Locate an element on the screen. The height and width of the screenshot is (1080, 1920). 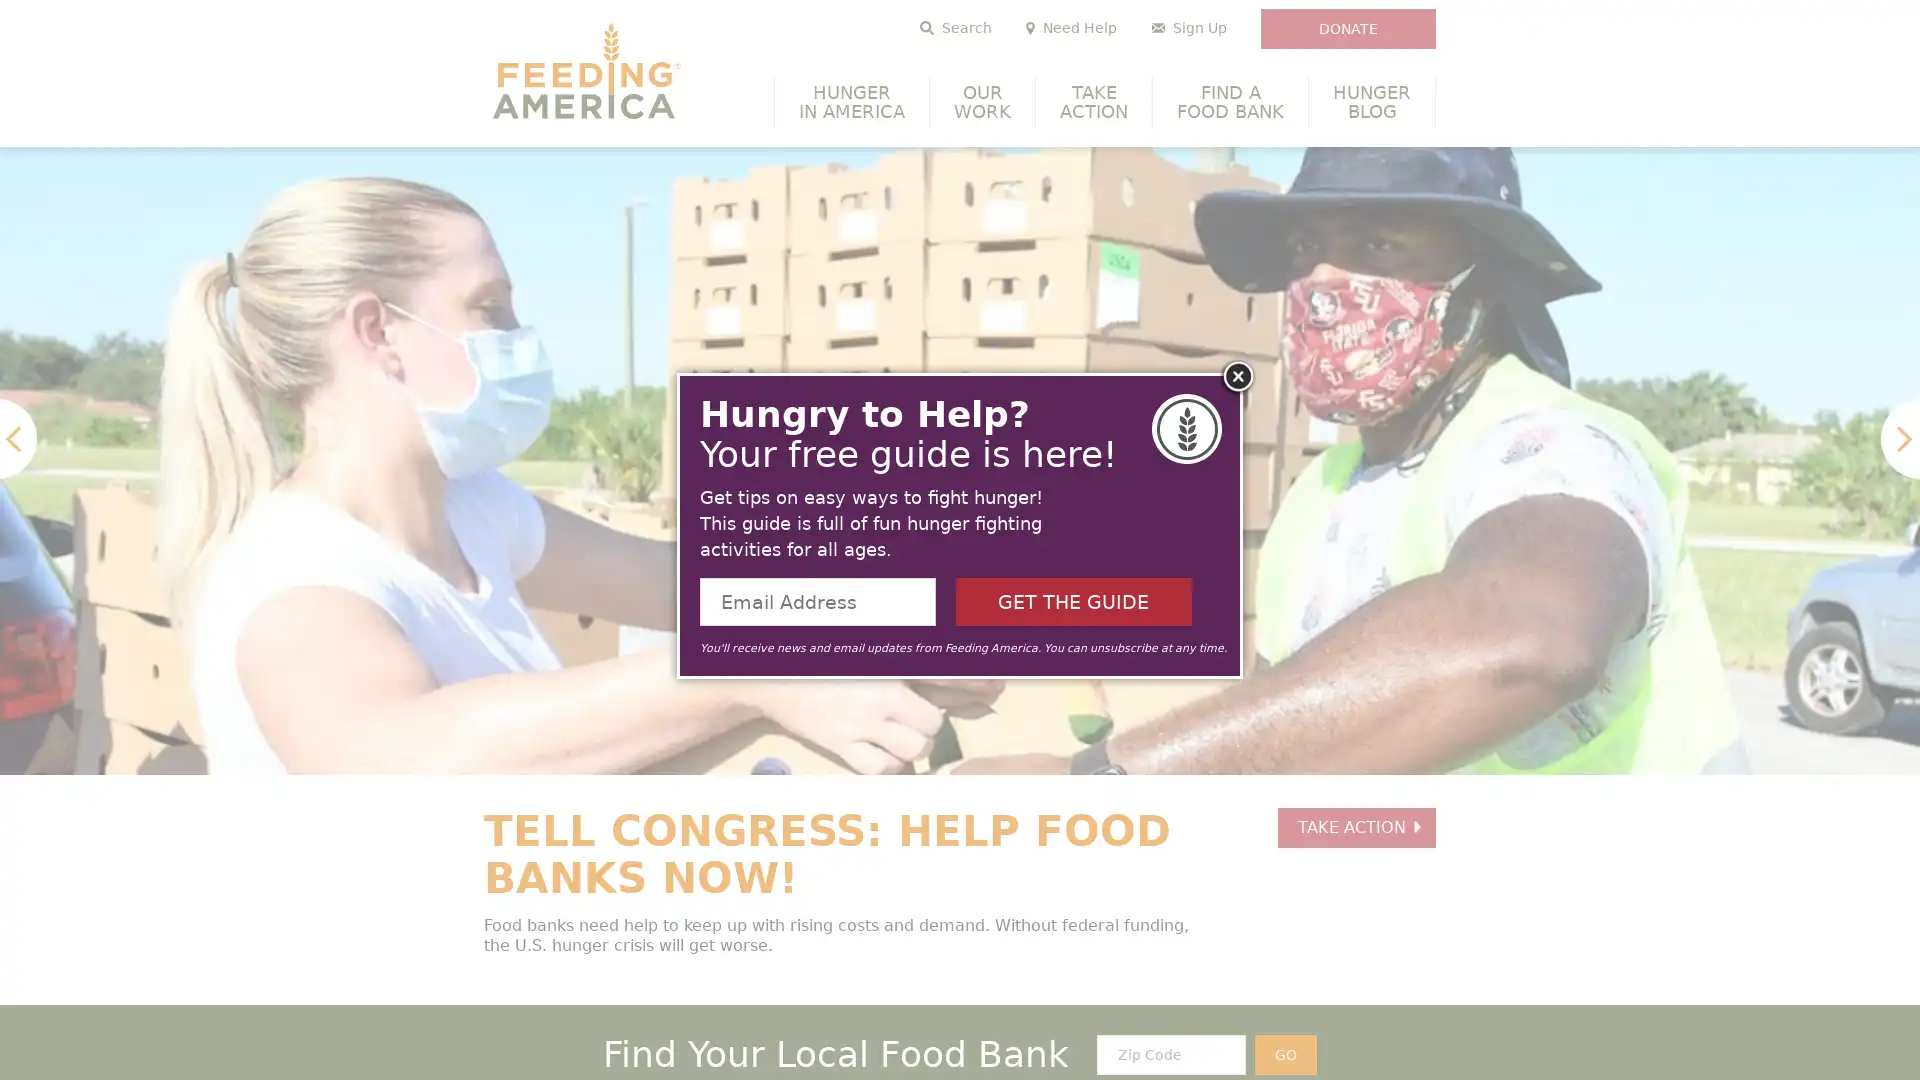
Search is located at coordinates (954, 27).